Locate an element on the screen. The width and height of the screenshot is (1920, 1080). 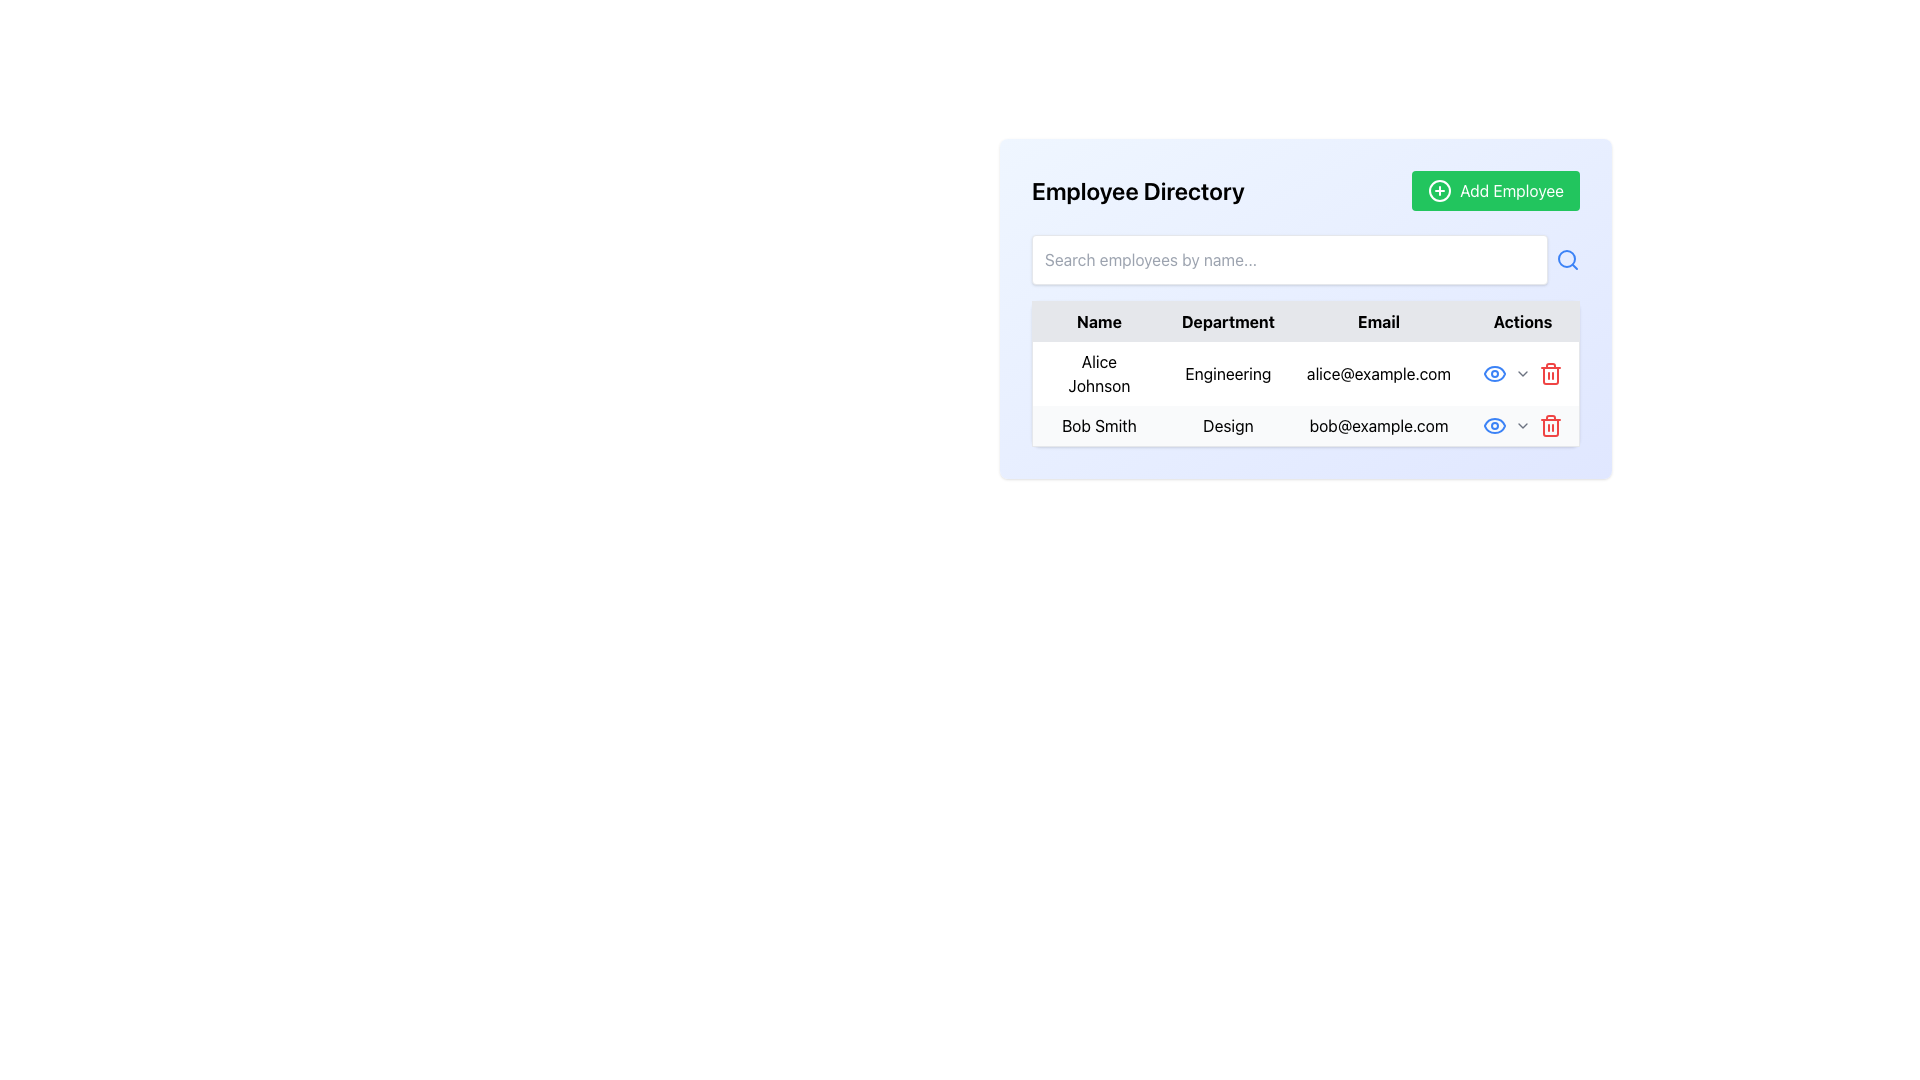
the arrow icon located as the second item among the action icons in the 'Actions' column of the second row in the table is located at coordinates (1521, 374).